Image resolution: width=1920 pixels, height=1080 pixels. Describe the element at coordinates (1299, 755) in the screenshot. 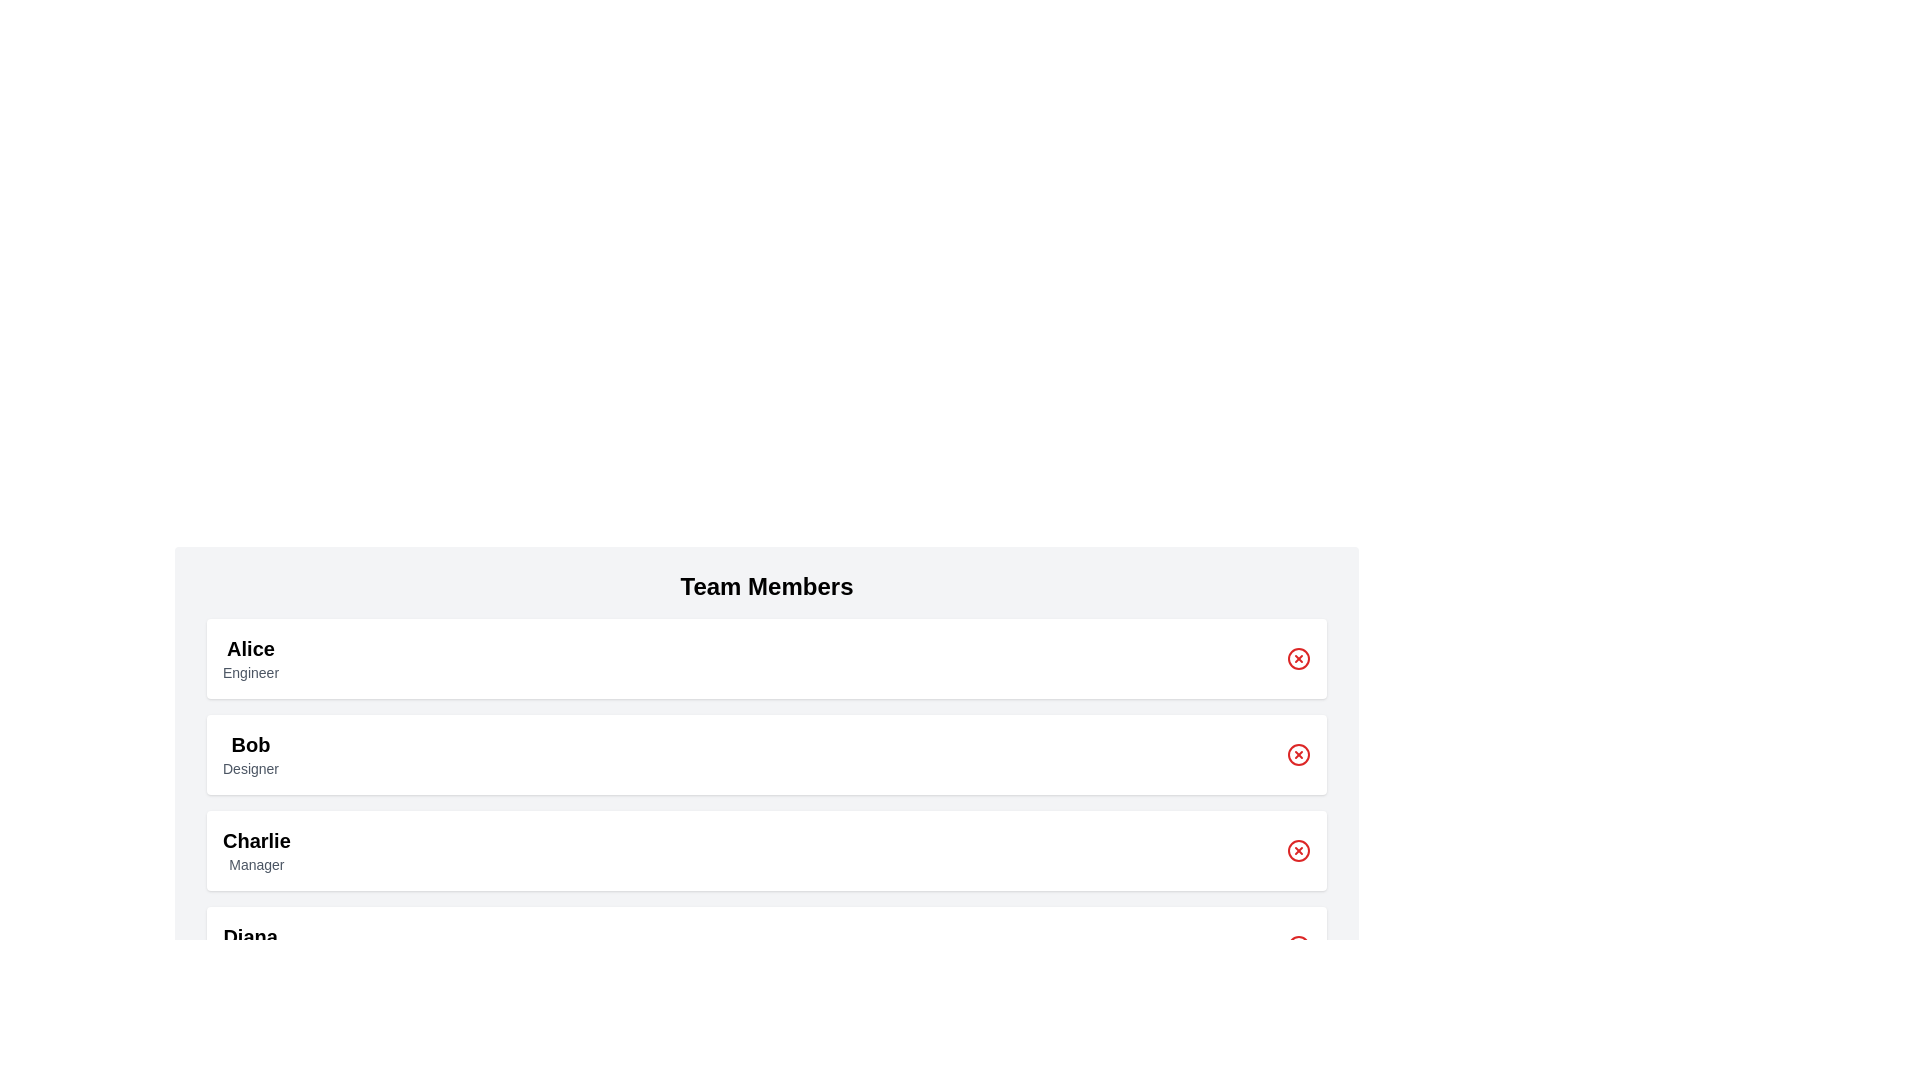

I see `the button` at that location.